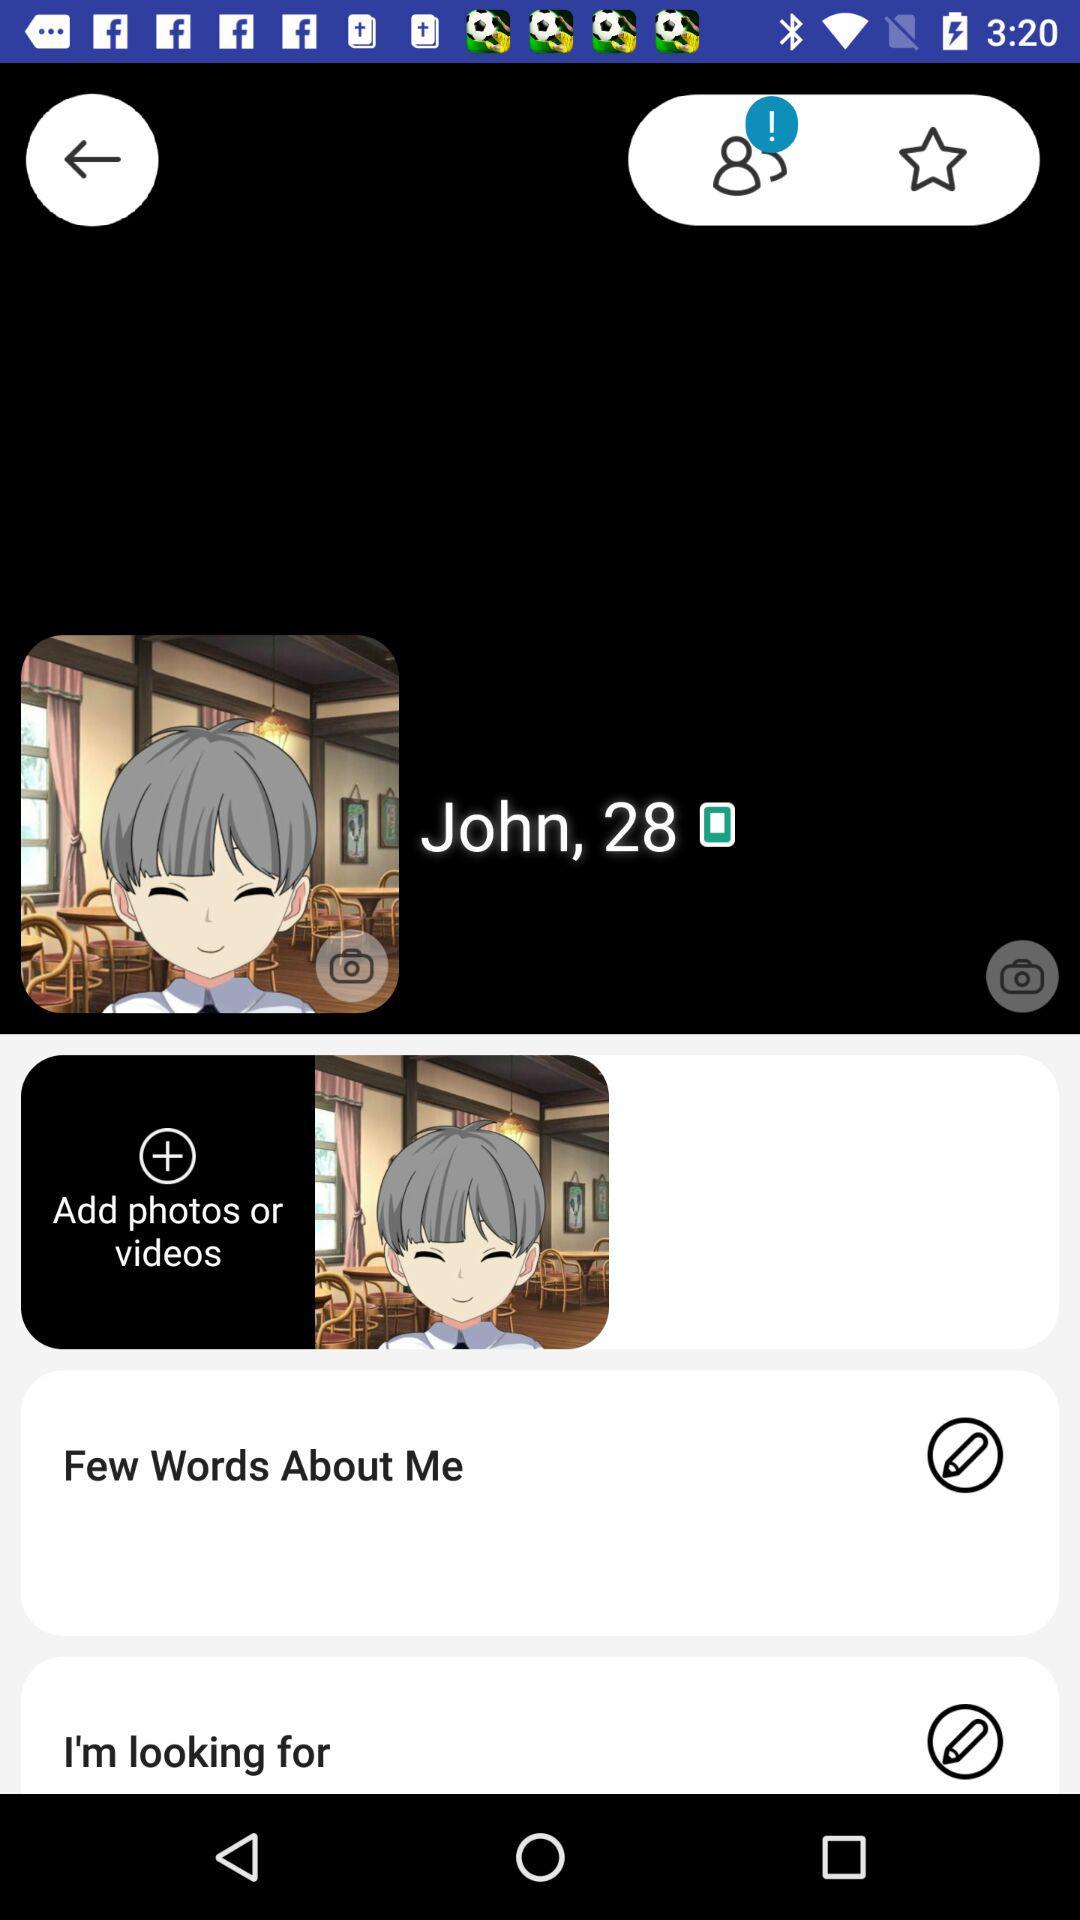 The width and height of the screenshot is (1080, 1920). I want to click on the edit icon, so click(964, 1464).